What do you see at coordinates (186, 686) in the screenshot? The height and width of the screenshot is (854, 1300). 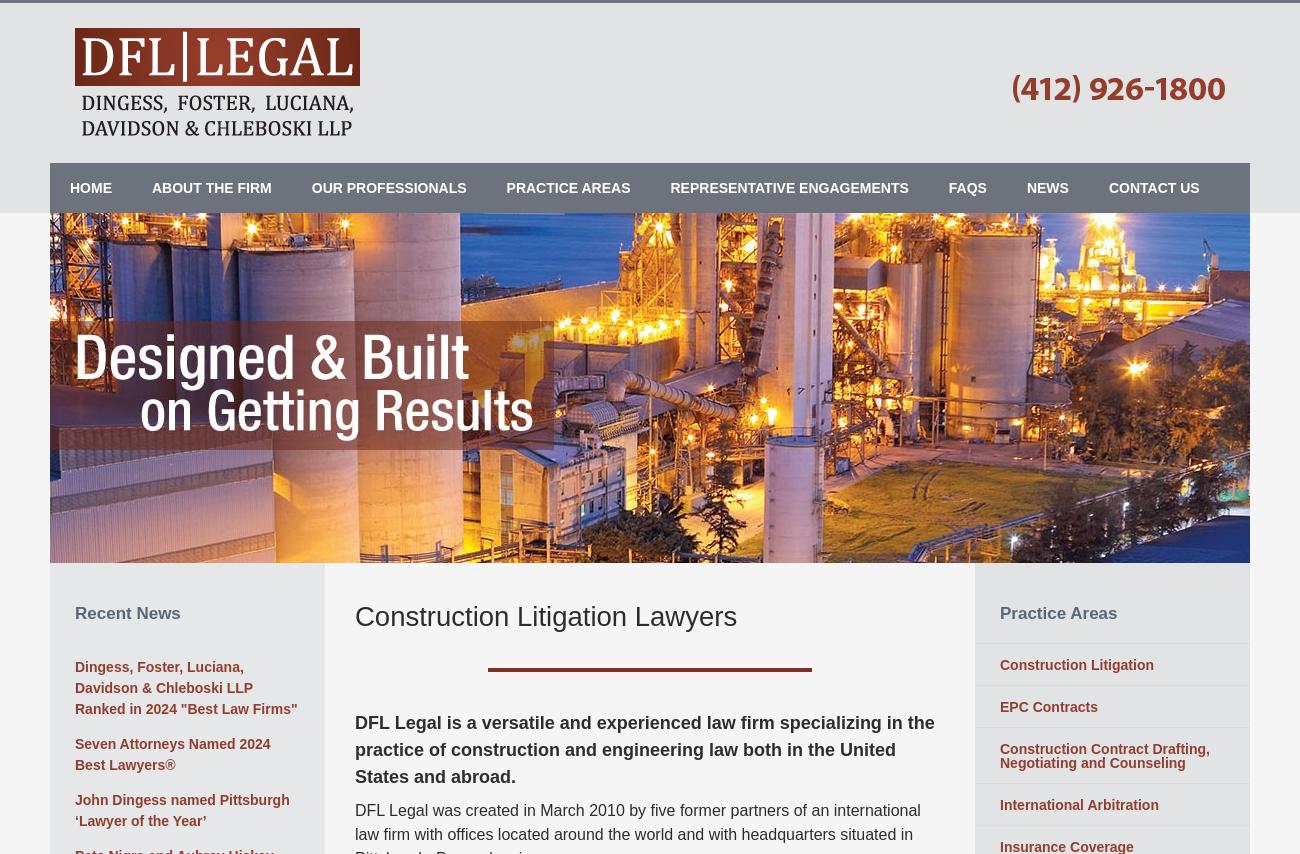 I see `'Dingess, Foster, Luciana, Davidson & Chleboski LLP Ranked in 2024 "Best Law Firms"'` at bounding box center [186, 686].